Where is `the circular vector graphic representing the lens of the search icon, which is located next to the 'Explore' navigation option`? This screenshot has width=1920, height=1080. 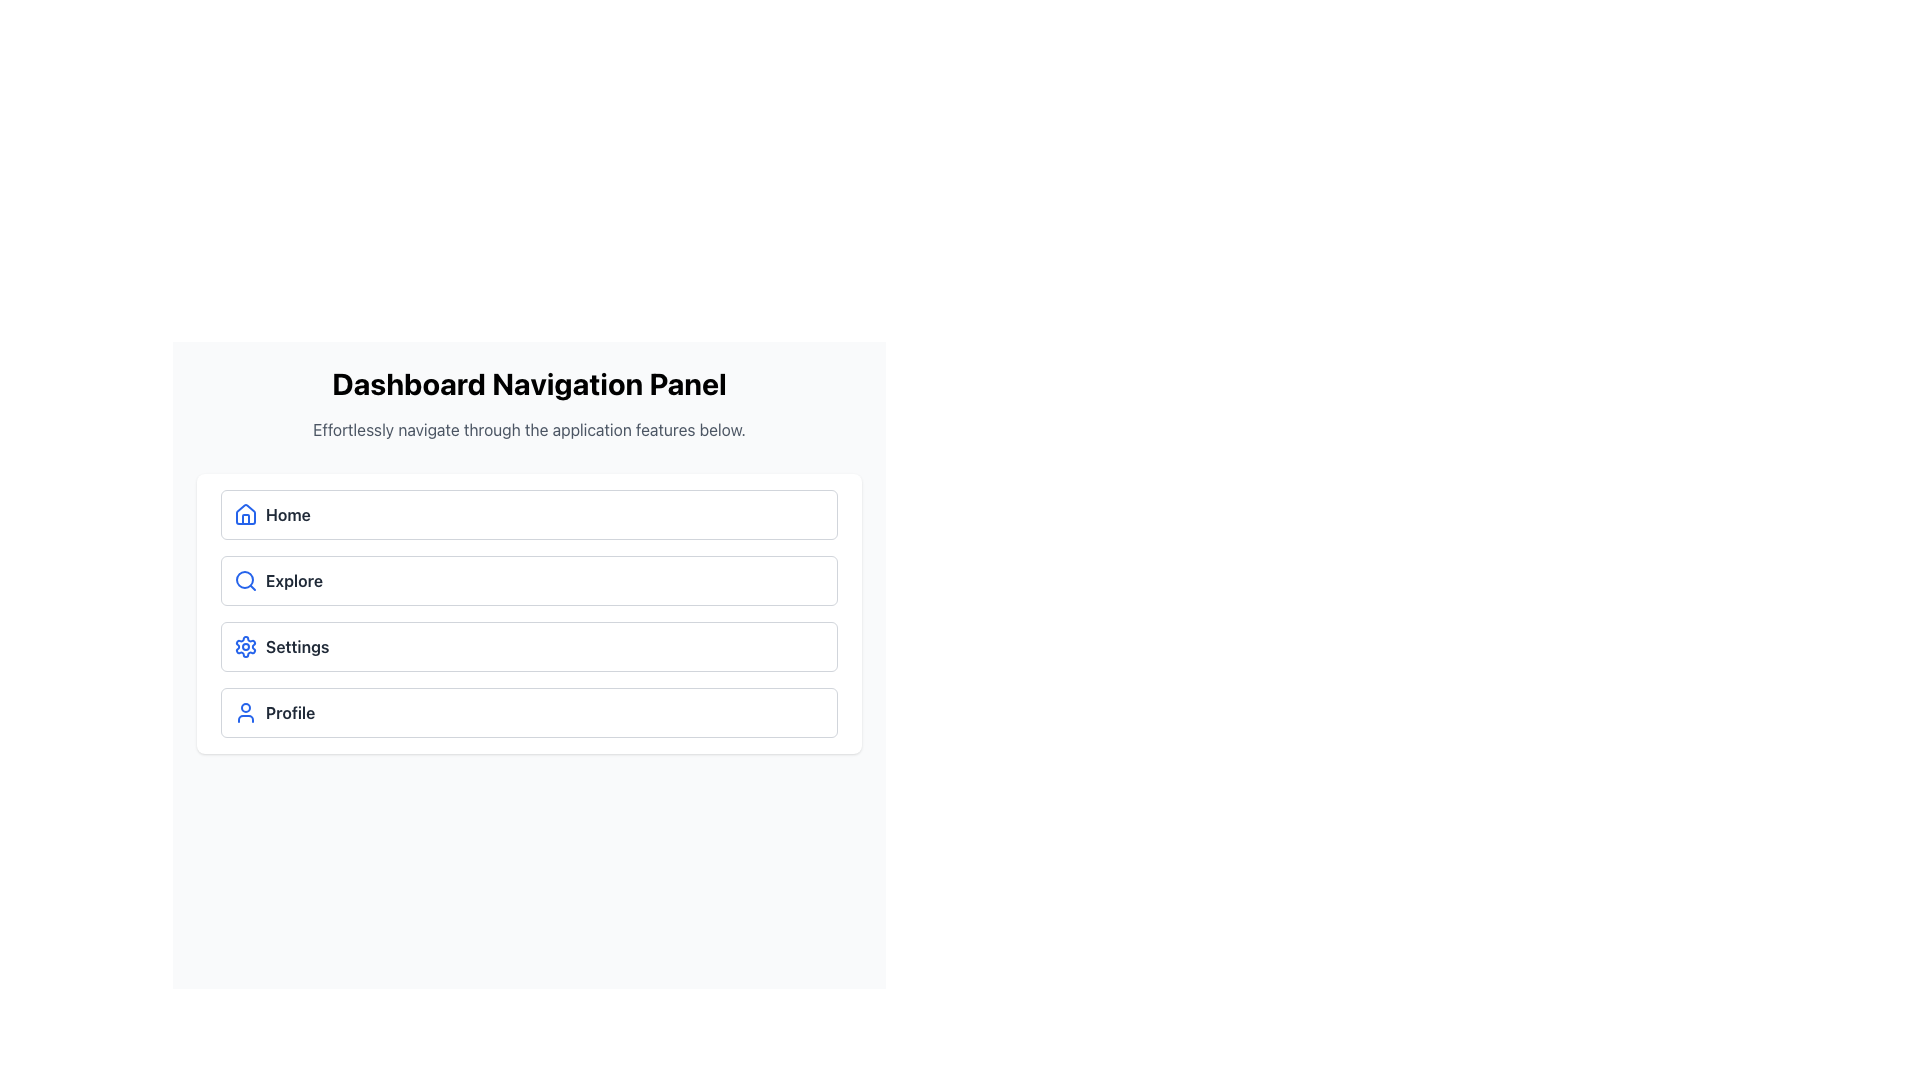
the circular vector graphic representing the lens of the search icon, which is located next to the 'Explore' navigation option is located at coordinates (243, 579).